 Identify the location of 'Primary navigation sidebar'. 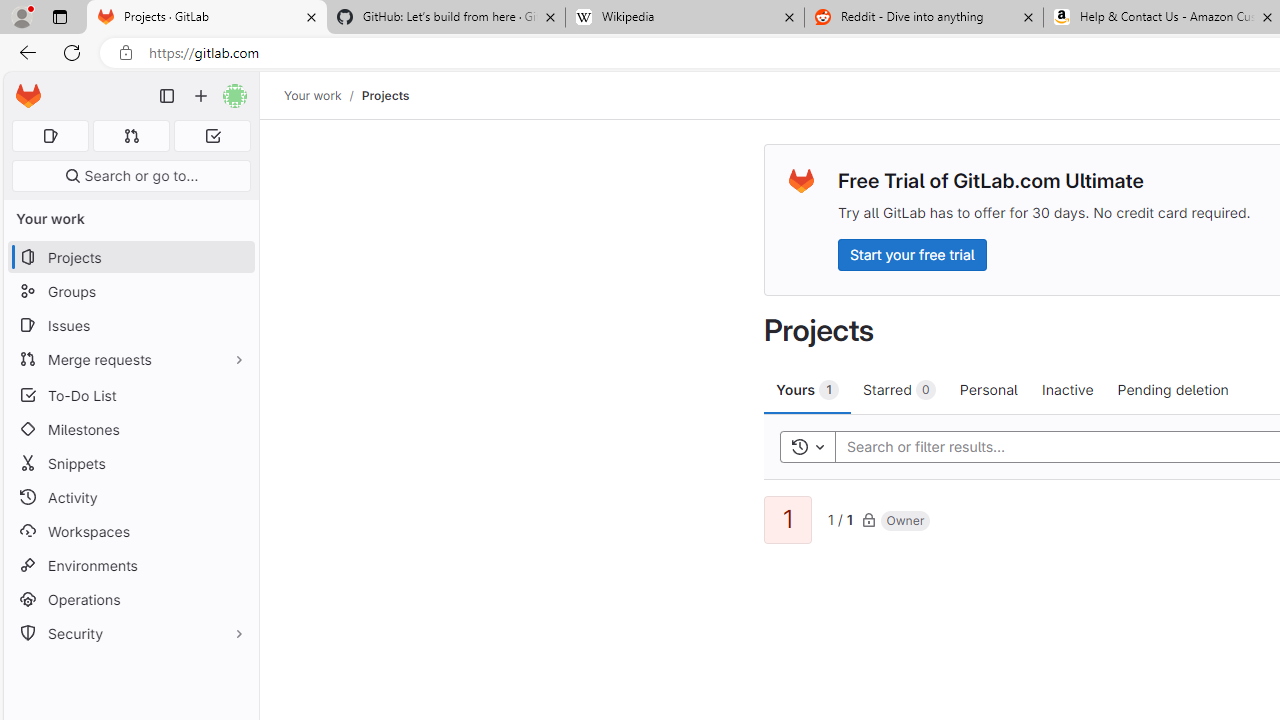
(167, 96).